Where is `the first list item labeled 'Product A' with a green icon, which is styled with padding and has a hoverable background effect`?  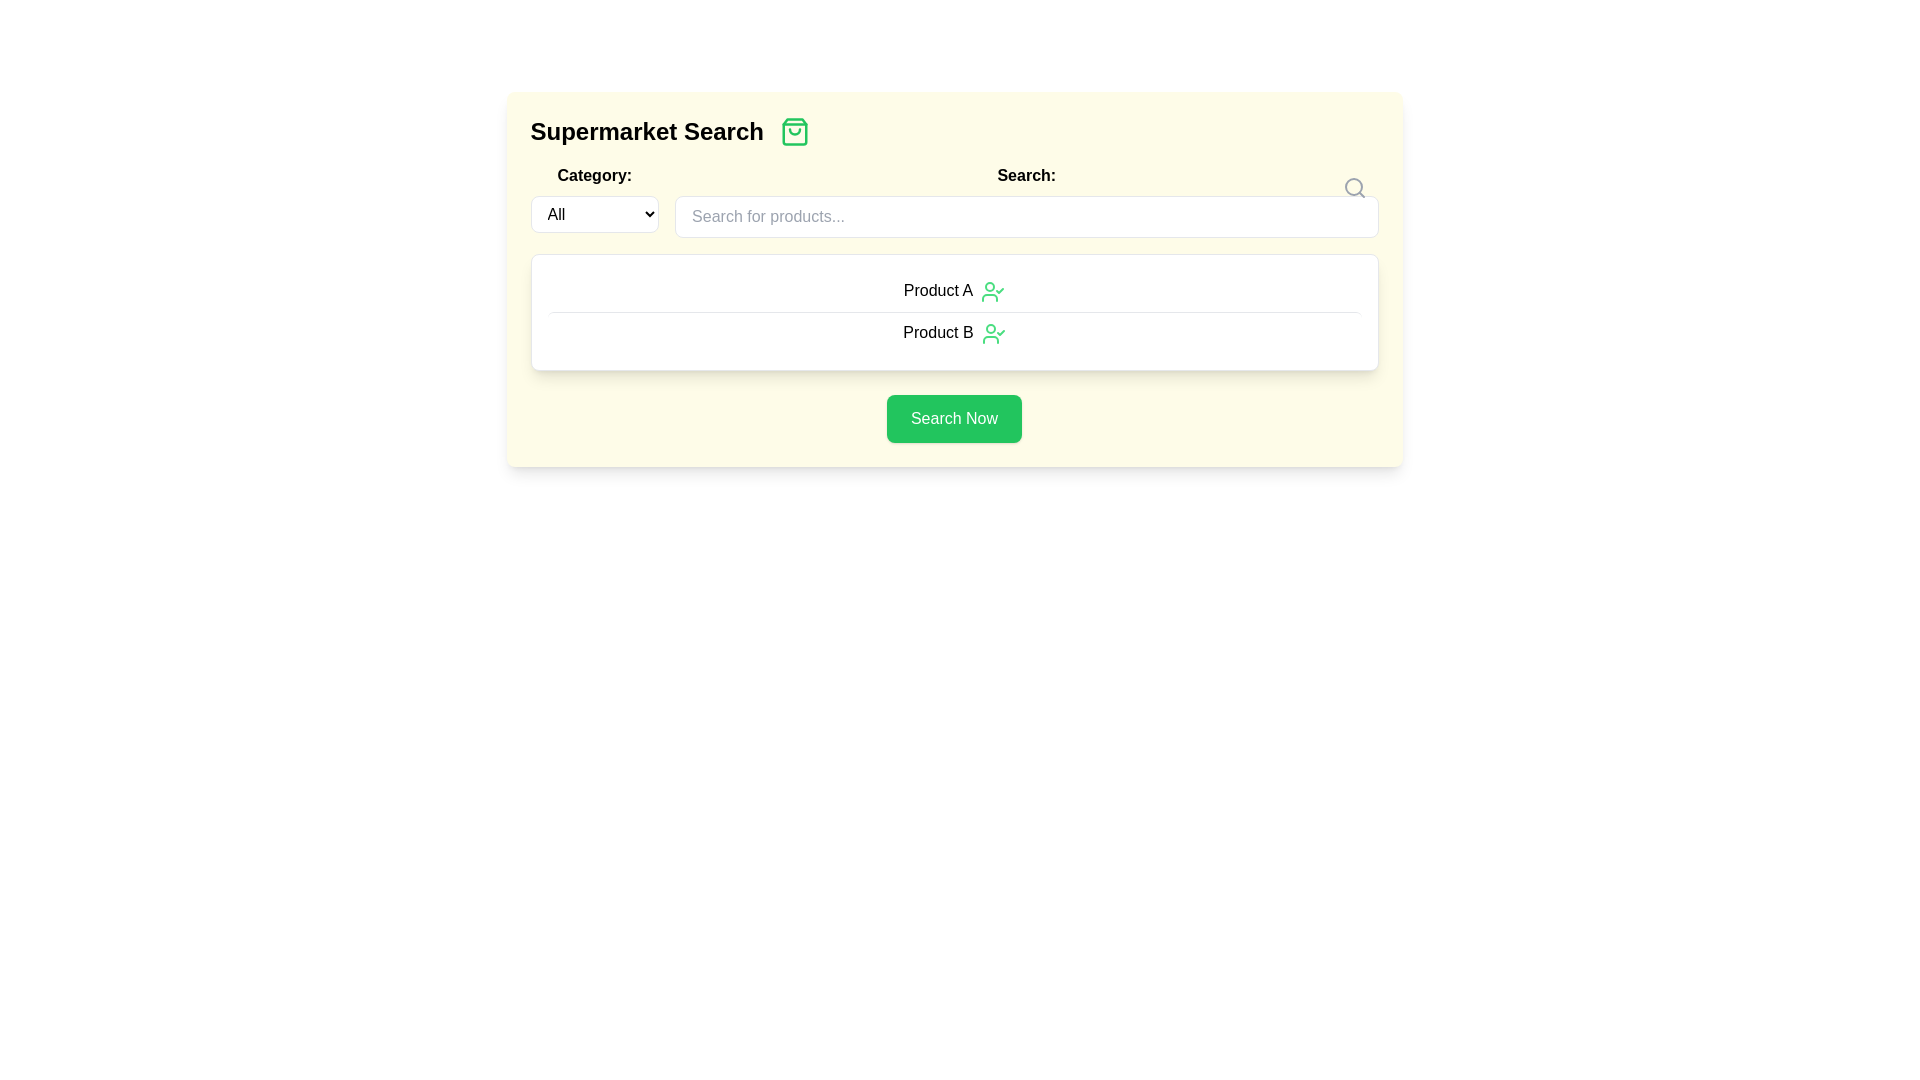
the first list item labeled 'Product A' with a green icon, which is styled with padding and has a hoverable background effect is located at coordinates (953, 291).